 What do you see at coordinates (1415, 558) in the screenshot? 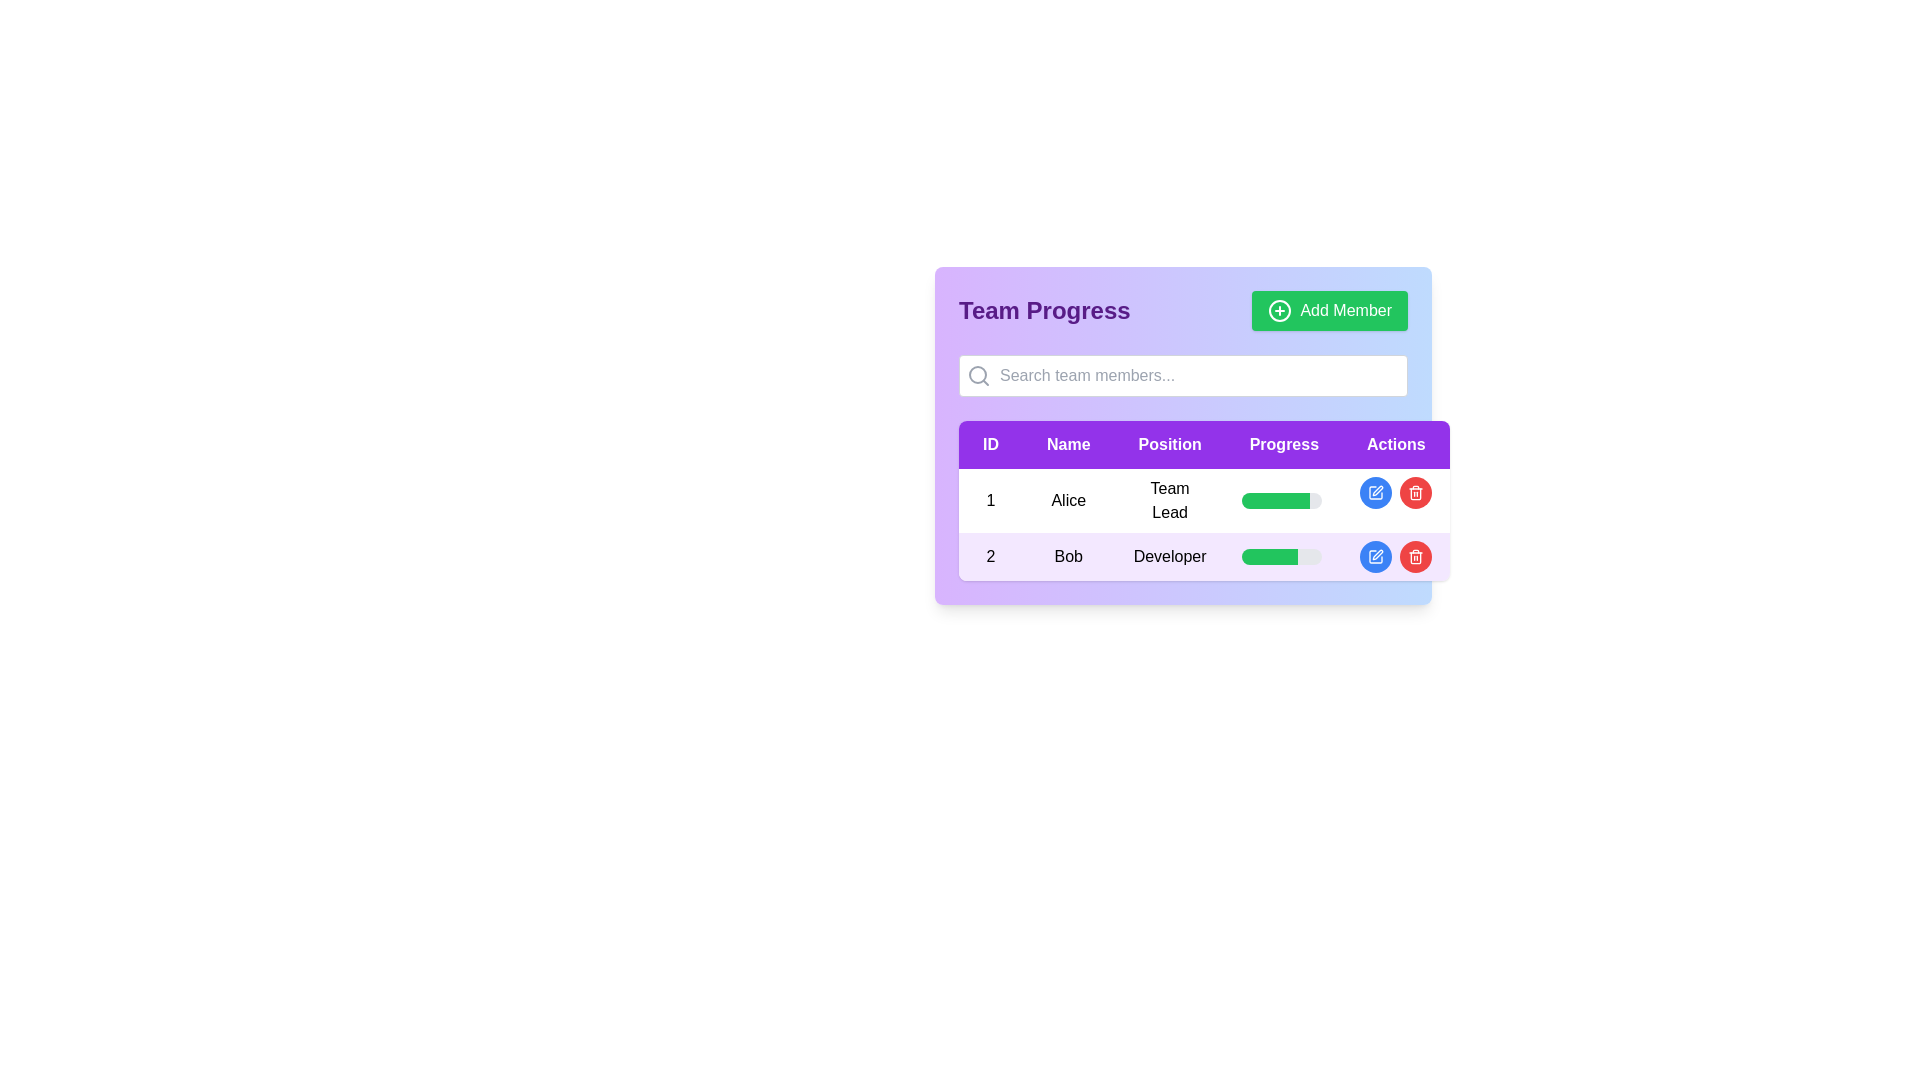
I see `the trash bin icon located in the 'Actions' column of the second row of the table, which represents the delete action for the respective team member's entry` at bounding box center [1415, 558].